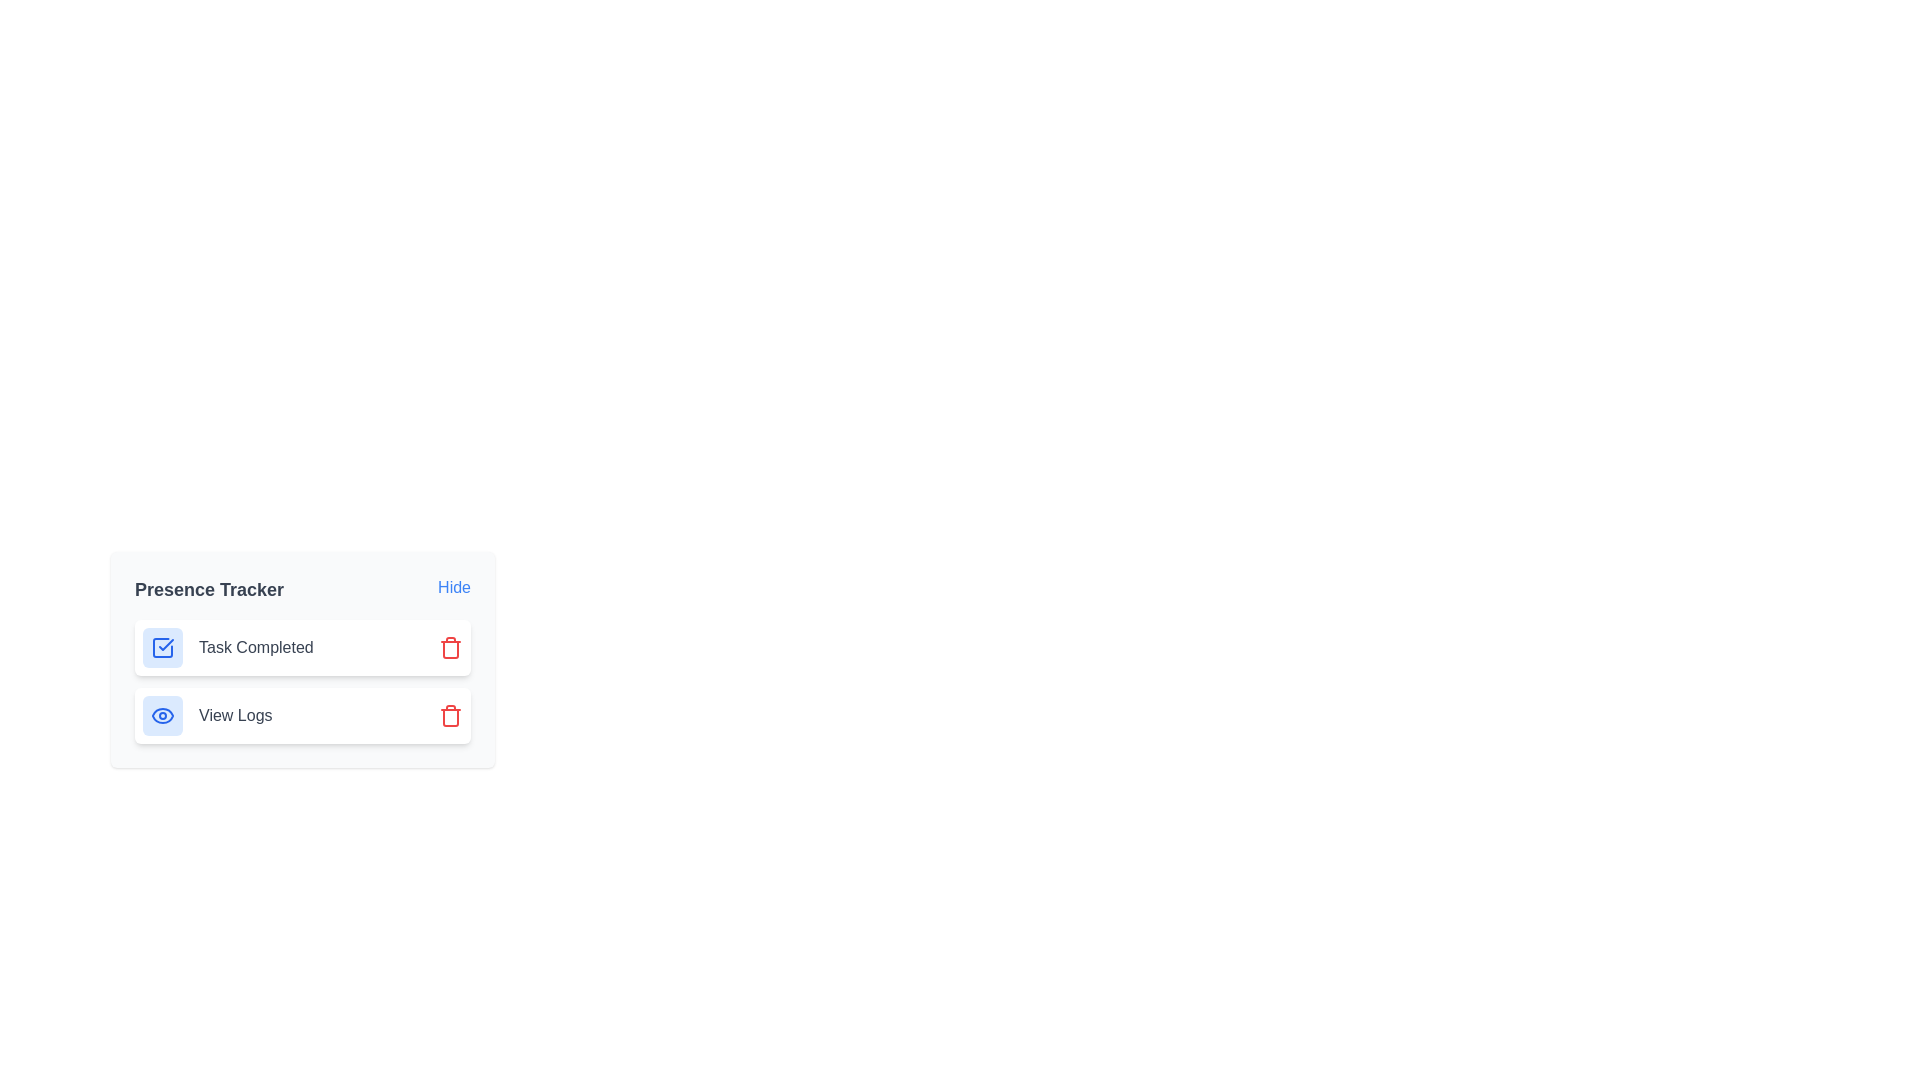 The width and height of the screenshot is (1920, 1080). What do you see at coordinates (163, 648) in the screenshot?
I see `the square-shaped icon with a light blue background and a blue checkmark inside, located in the 'Task Completed' card` at bounding box center [163, 648].